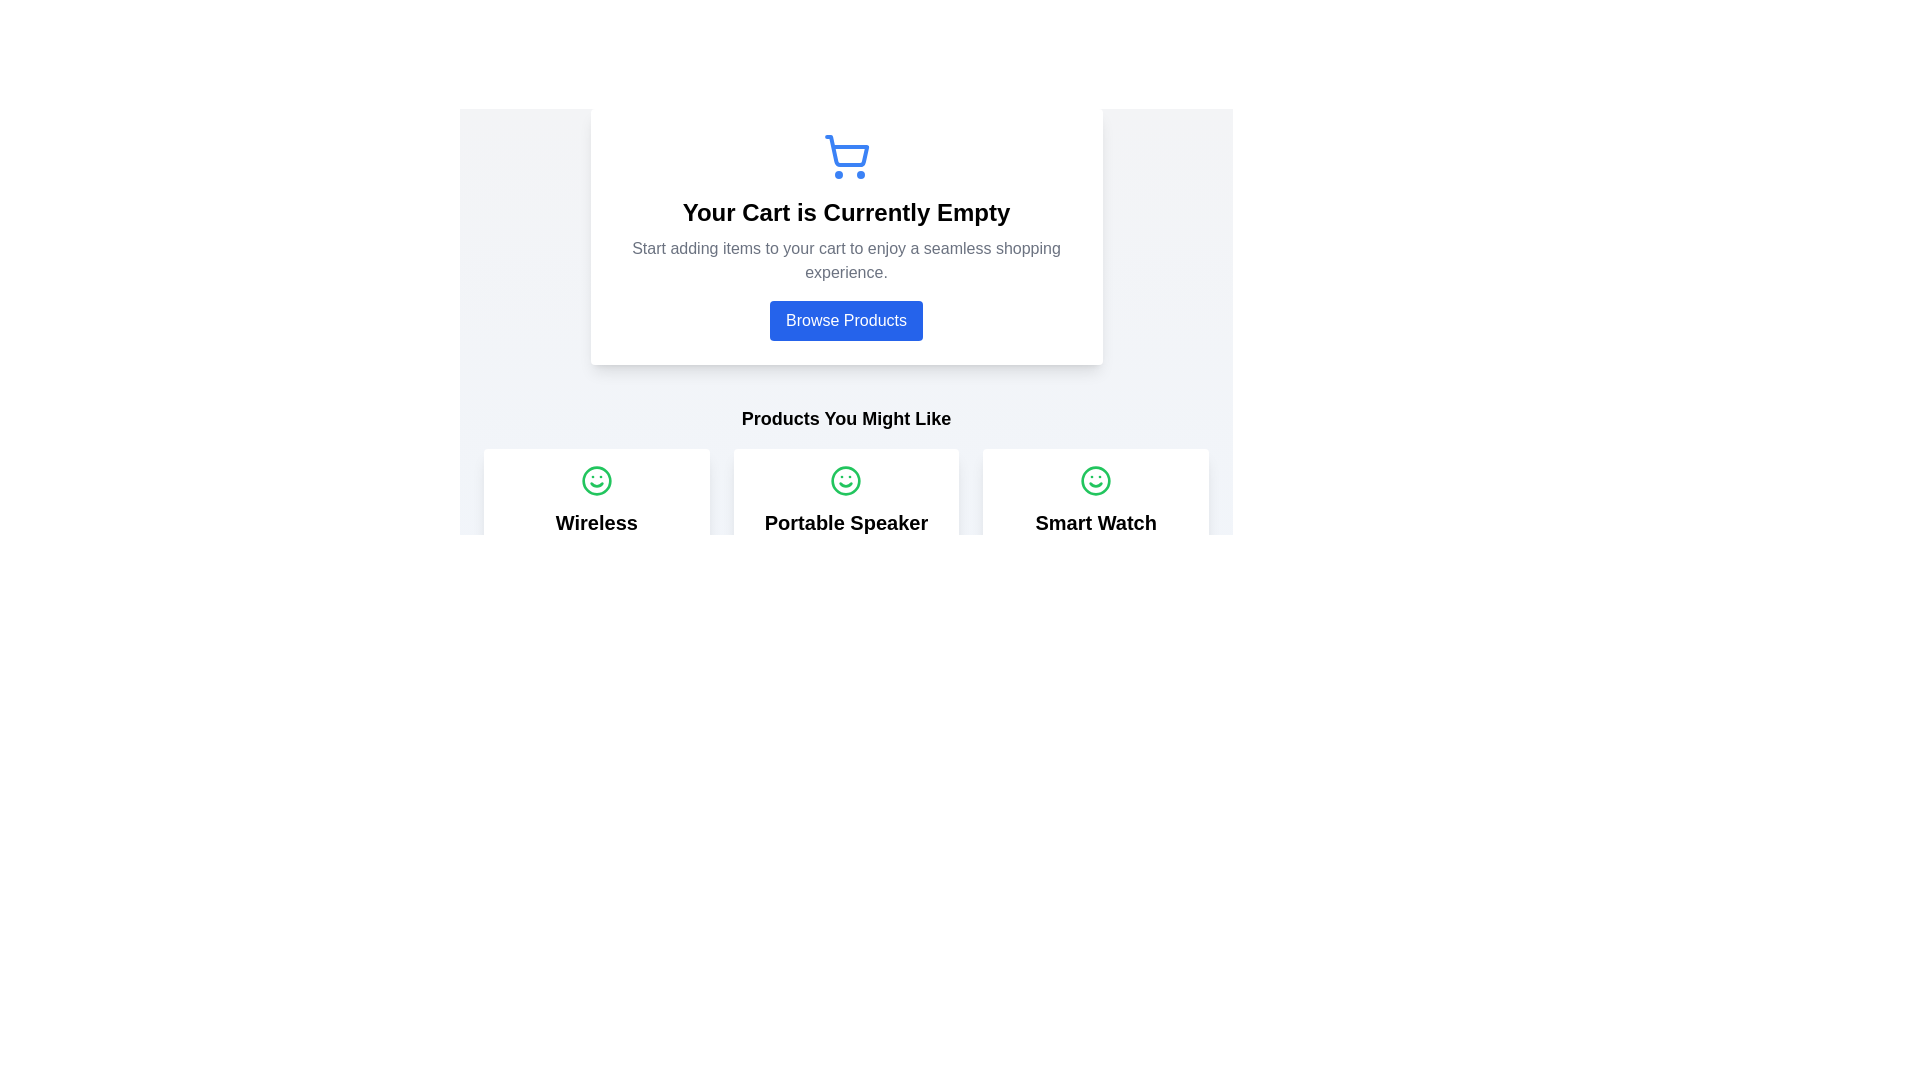 Image resolution: width=1920 pixels, height=1080 pixels. Describe the element at coordinates (846, 260) in the screenshot. I see `text label that says 'Start adding items to your cart to enjoy a seamless shopping experience.' positioned beneath the heading 'Your Cart is Currently Empty.'` at that location.